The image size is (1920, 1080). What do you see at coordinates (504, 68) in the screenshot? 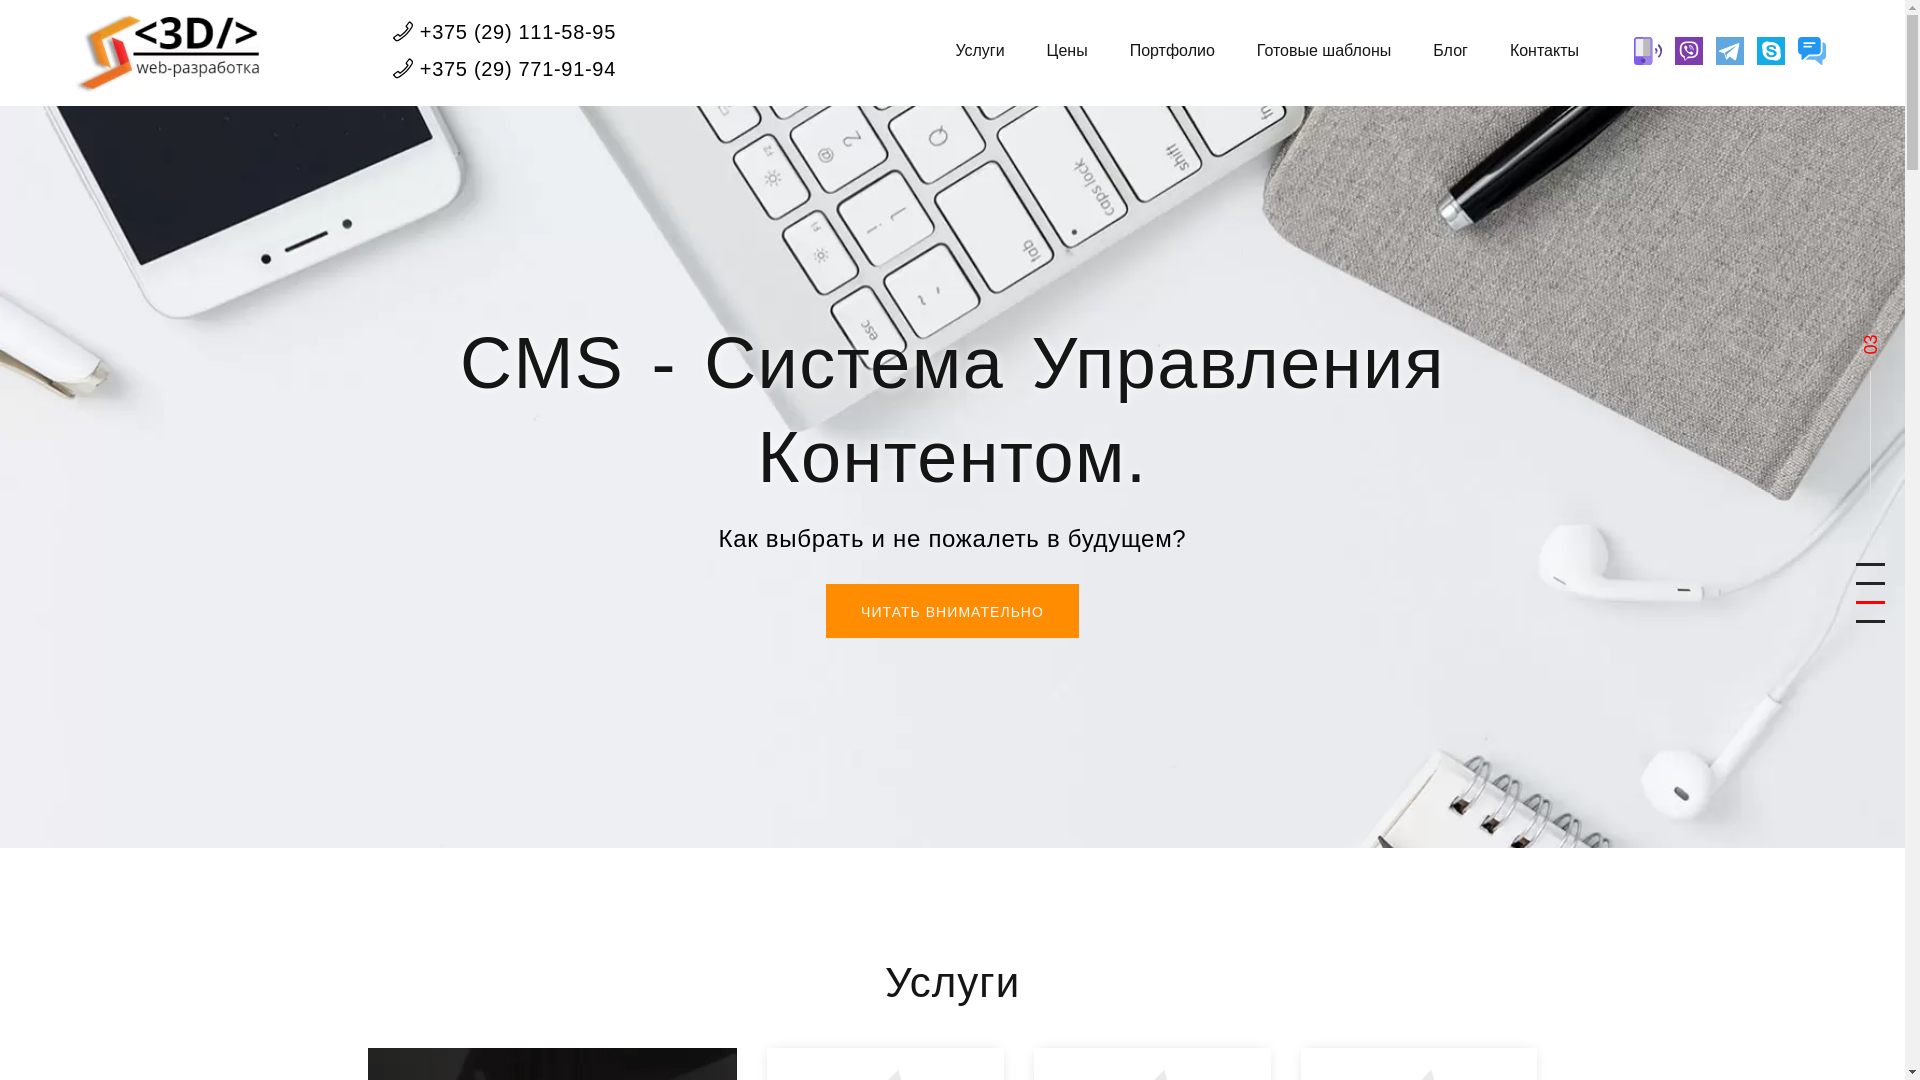
I see `'+375 (29) 771-91-94'` at bounding box center [504, 68].